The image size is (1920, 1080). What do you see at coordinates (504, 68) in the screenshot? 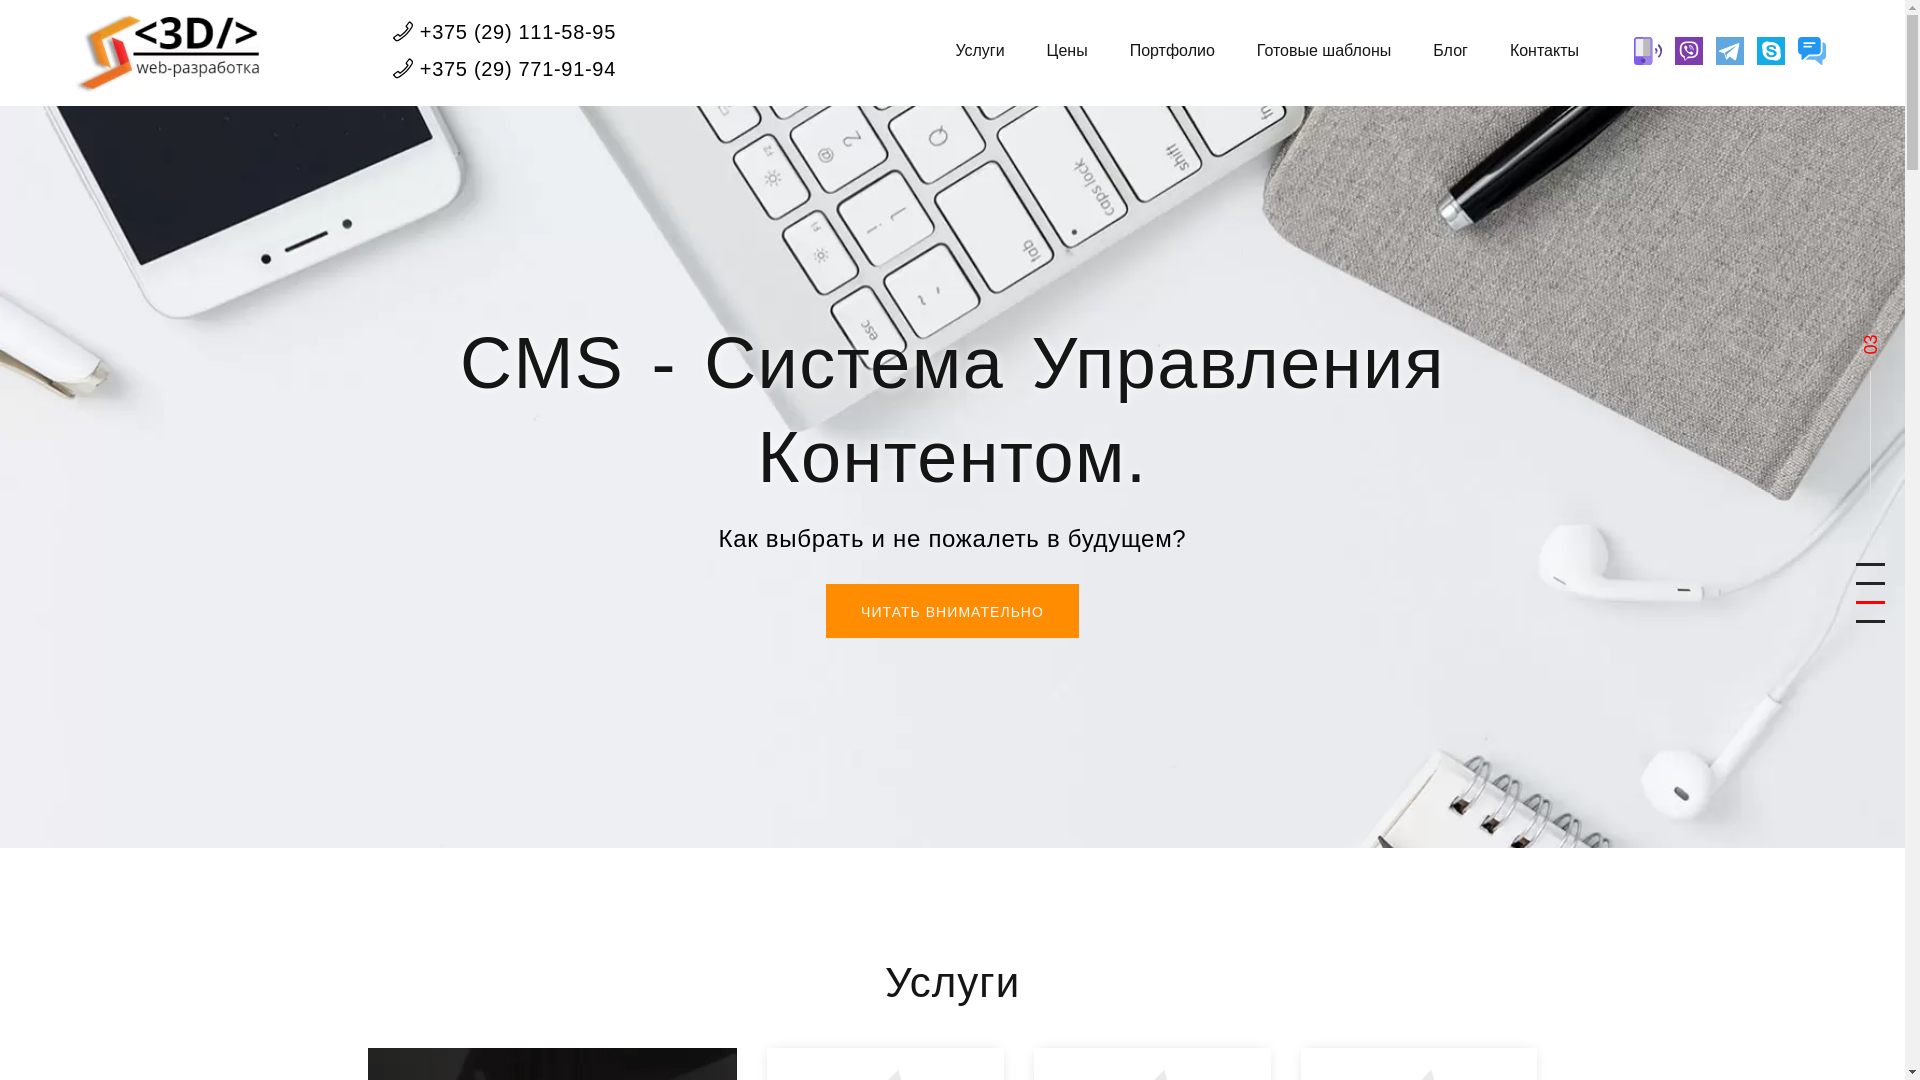
I see `'+375 (29) 771-91-94'` at bounding box center [504, 68].